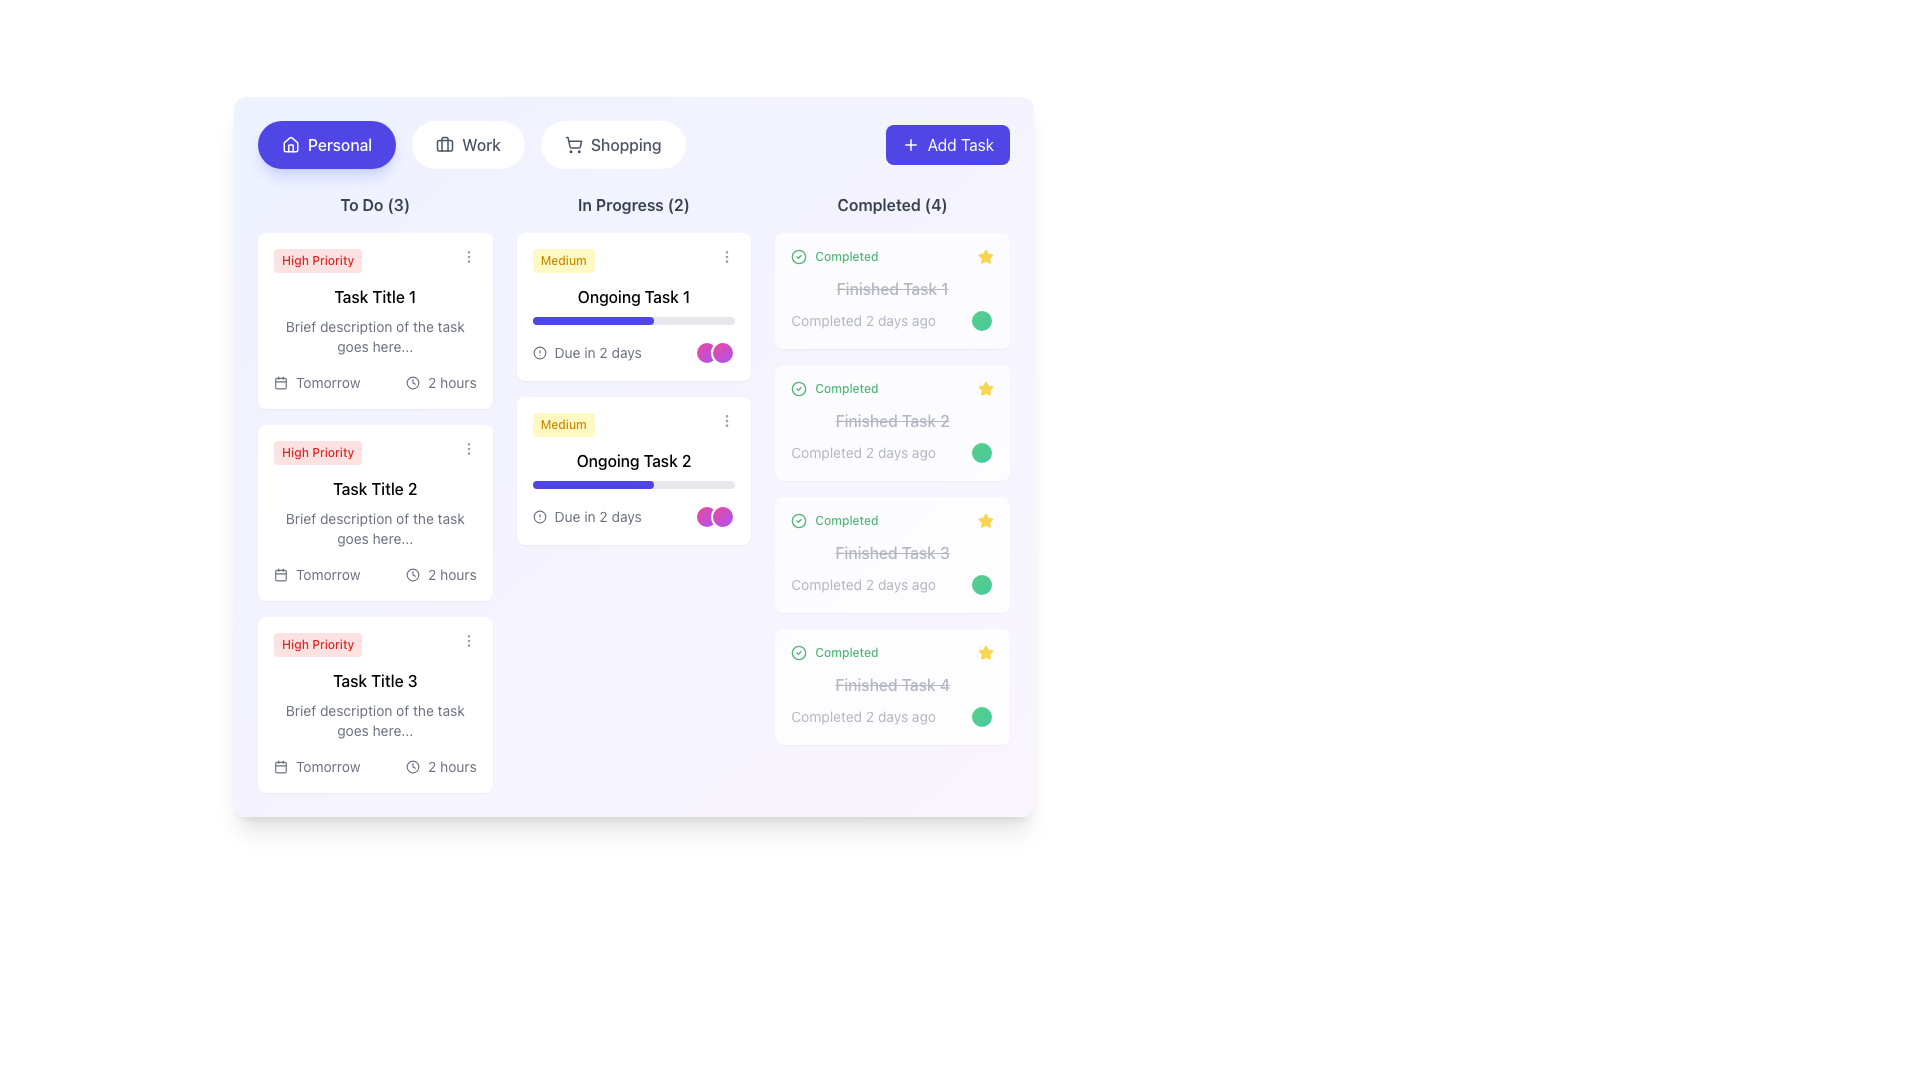 Image resolution: width=1920 pixels, height=1080 pixels. What do you see at coordinates (982, 452) in the screenshot?
I see `the state indicator or status badge located at the far-right side of the 'Completed Task 2' section, aligned horizontally with the text 'Completed 2 days ago.'` at bounding box center [982, 452].